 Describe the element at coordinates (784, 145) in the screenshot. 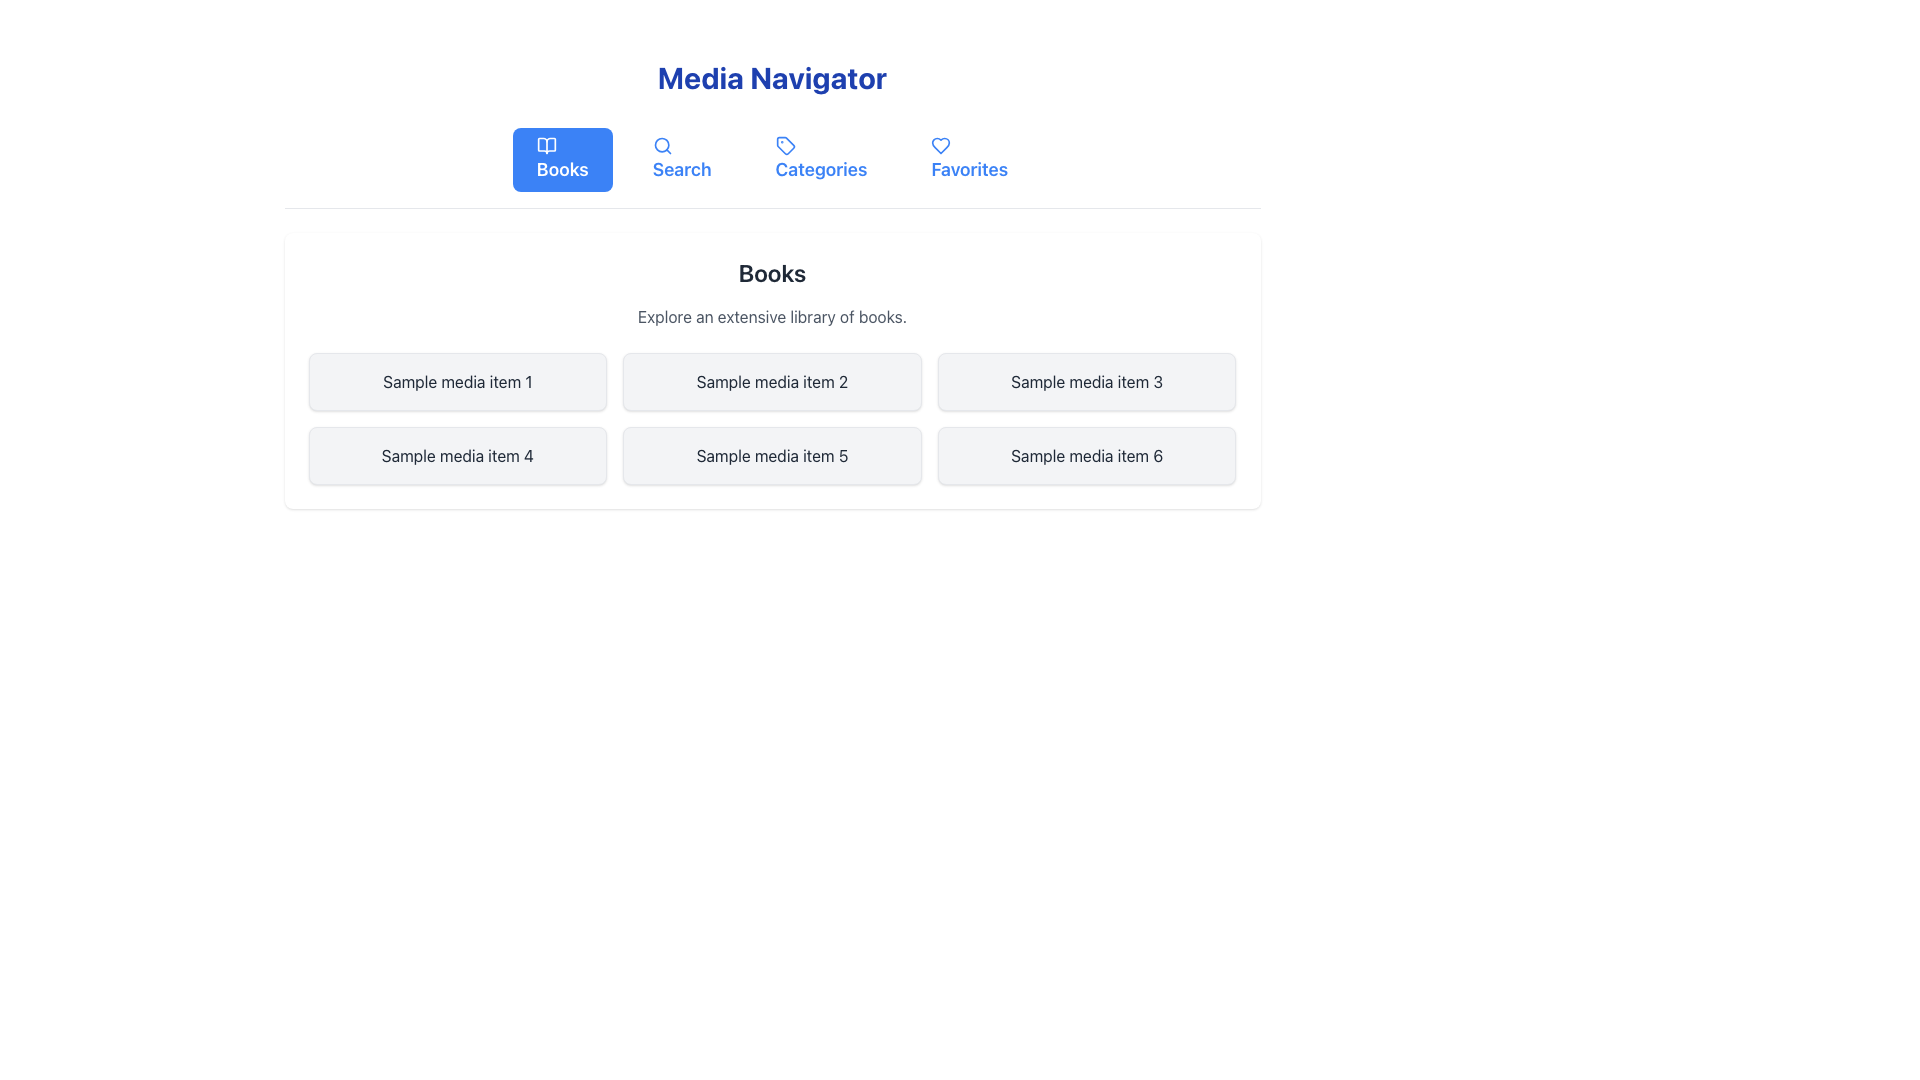

I see `the 'Categories' icon located in the main horizontal navigation bar, which is the third element from the left` at that location.